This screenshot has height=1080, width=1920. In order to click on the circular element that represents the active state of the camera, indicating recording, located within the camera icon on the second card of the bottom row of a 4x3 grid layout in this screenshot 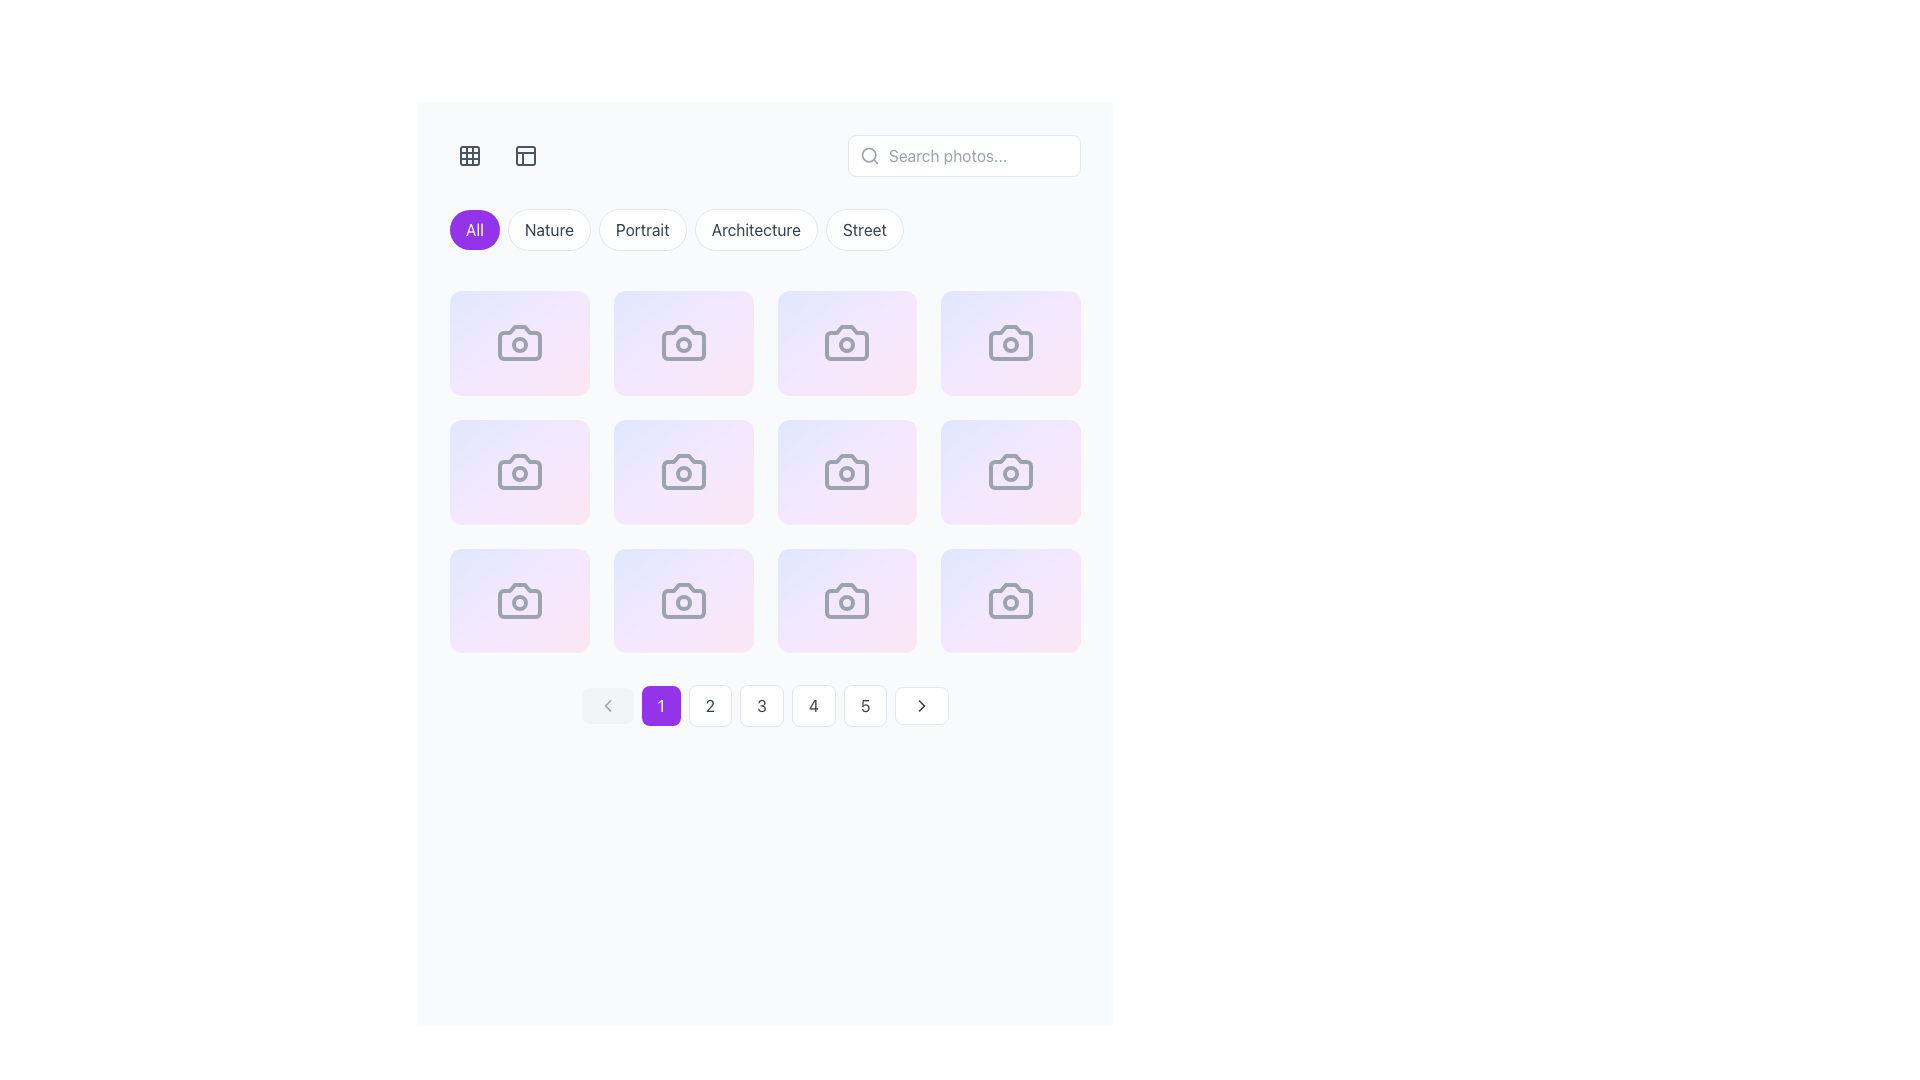, I will do `click(683, 602)`.